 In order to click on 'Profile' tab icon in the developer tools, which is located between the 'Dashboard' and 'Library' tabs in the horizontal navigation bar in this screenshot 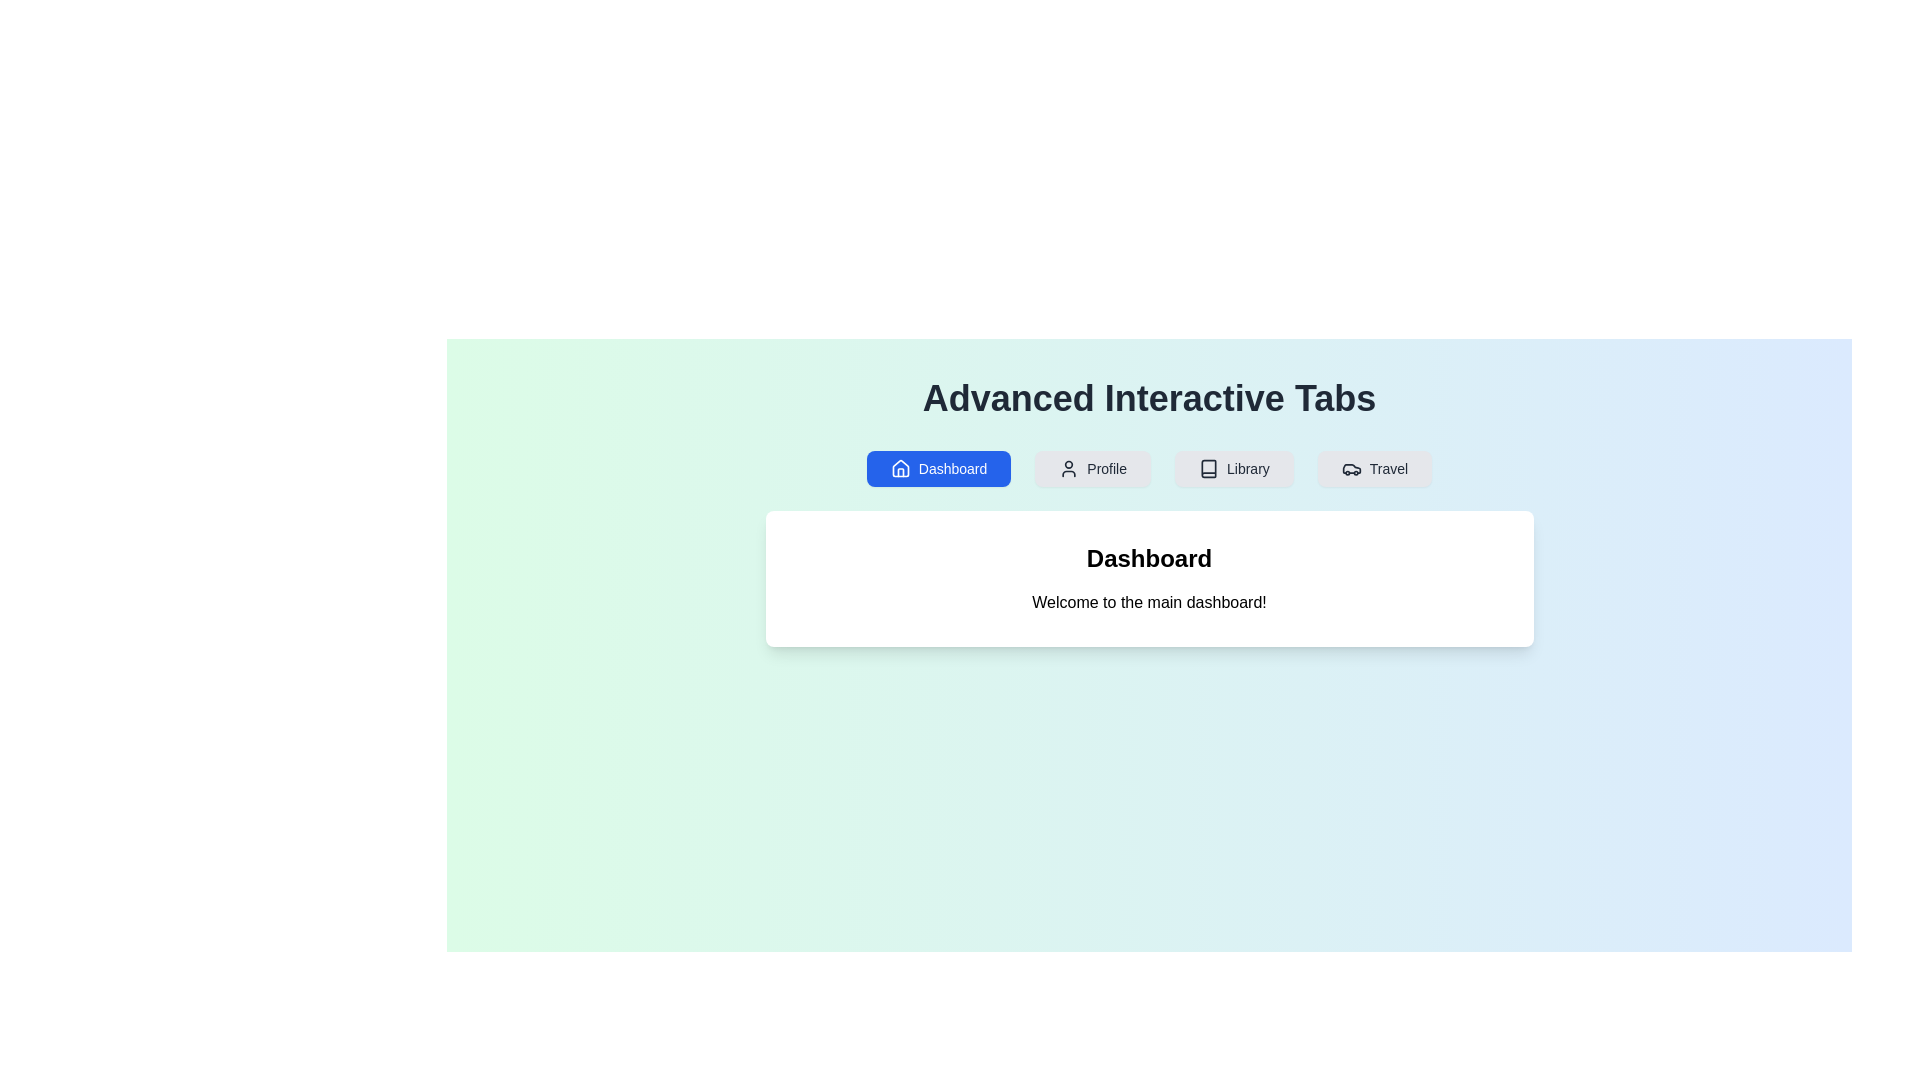, I will do `click(1068, 469)`.